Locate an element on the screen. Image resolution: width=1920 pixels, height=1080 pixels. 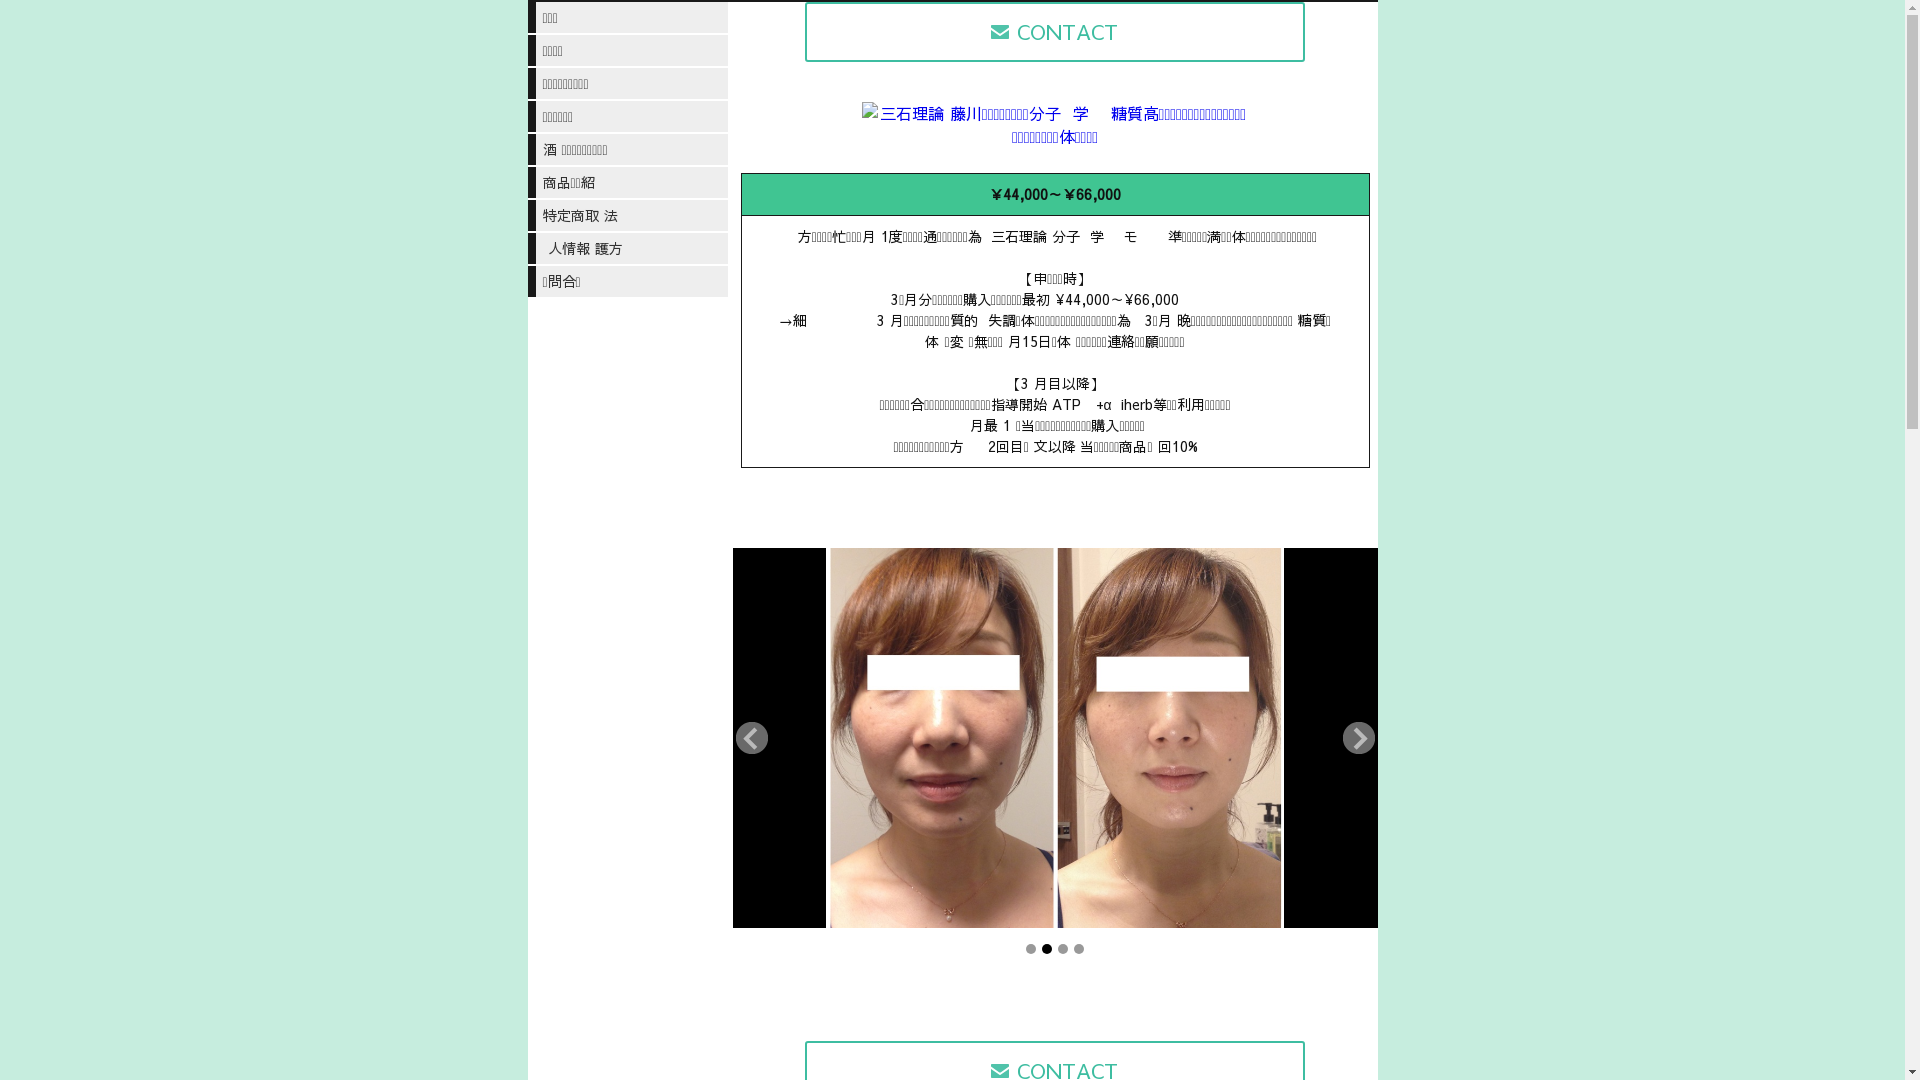
'1' is located at coordinates (1031, 947).